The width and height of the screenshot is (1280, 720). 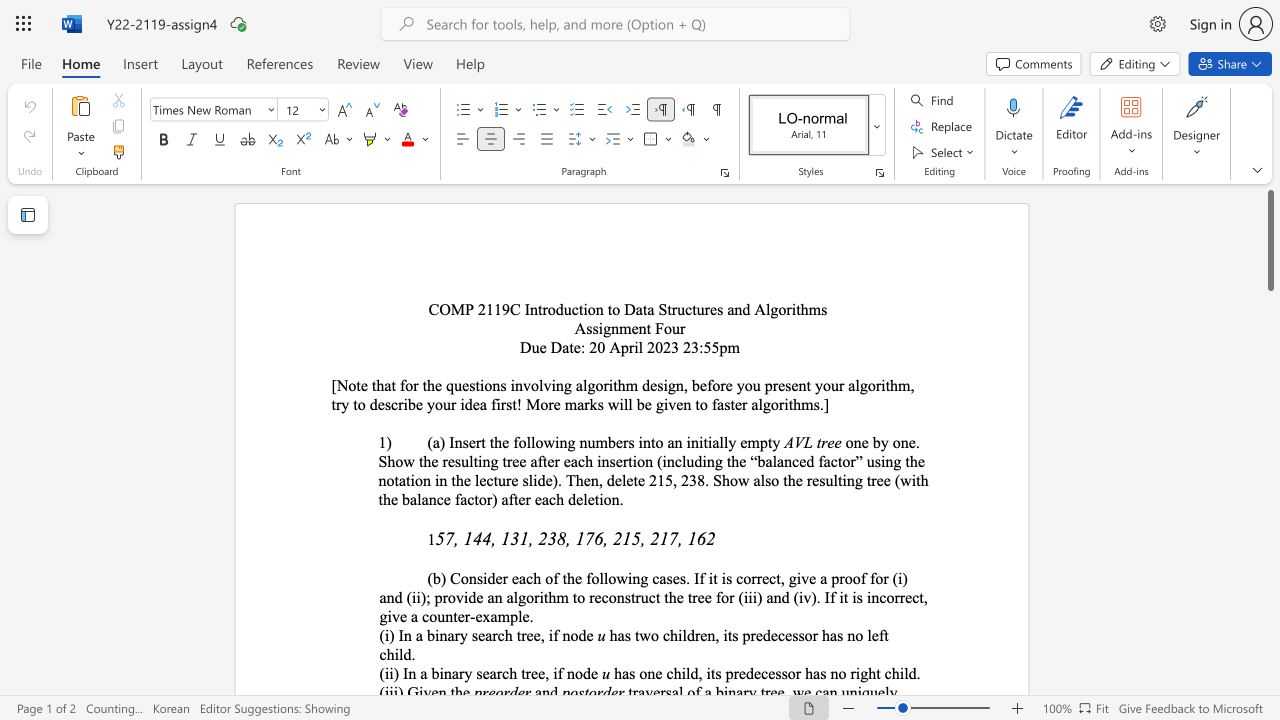 I want to click on the scrollbar on the right side to scroll the page down, so click(x=1269, y=438).